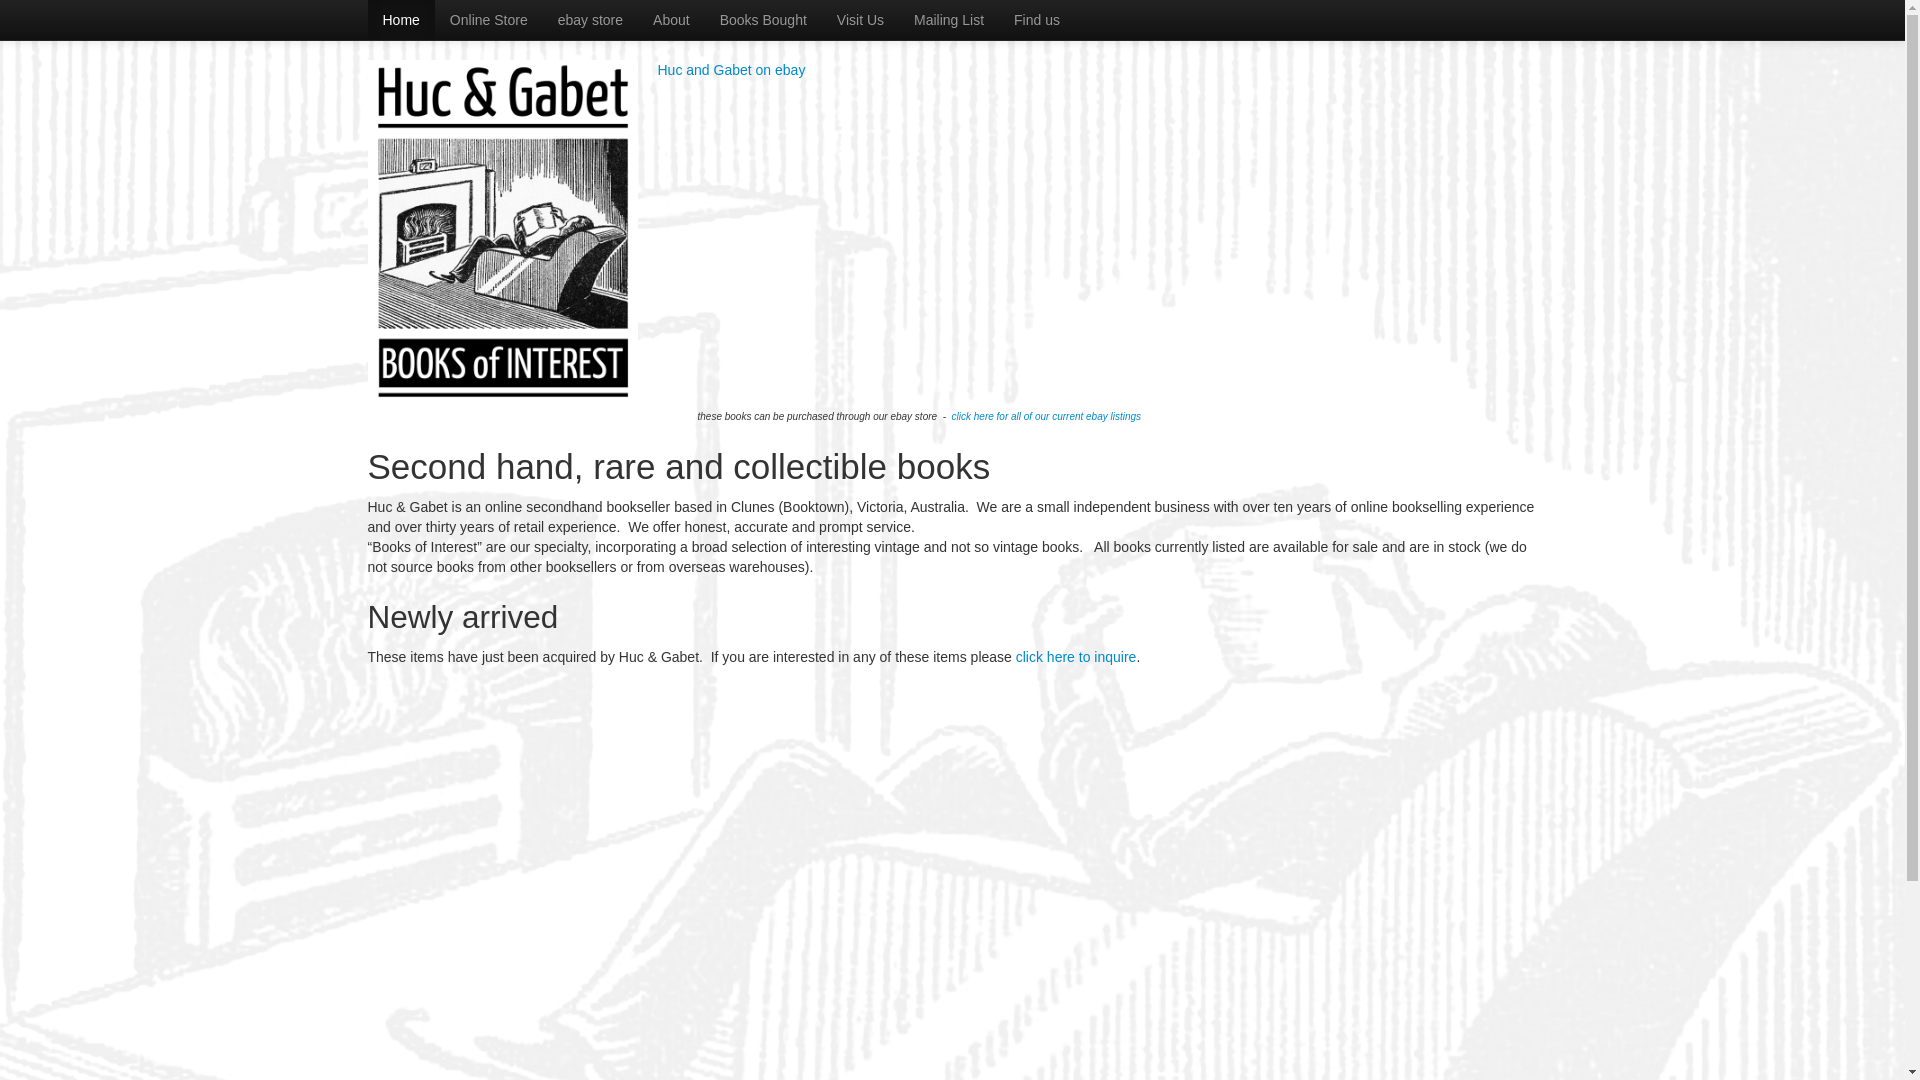  What do you see at coordinates (705, 19) in the screenshot?
I see `'Books Bought'` at bounding box center [705, 19].